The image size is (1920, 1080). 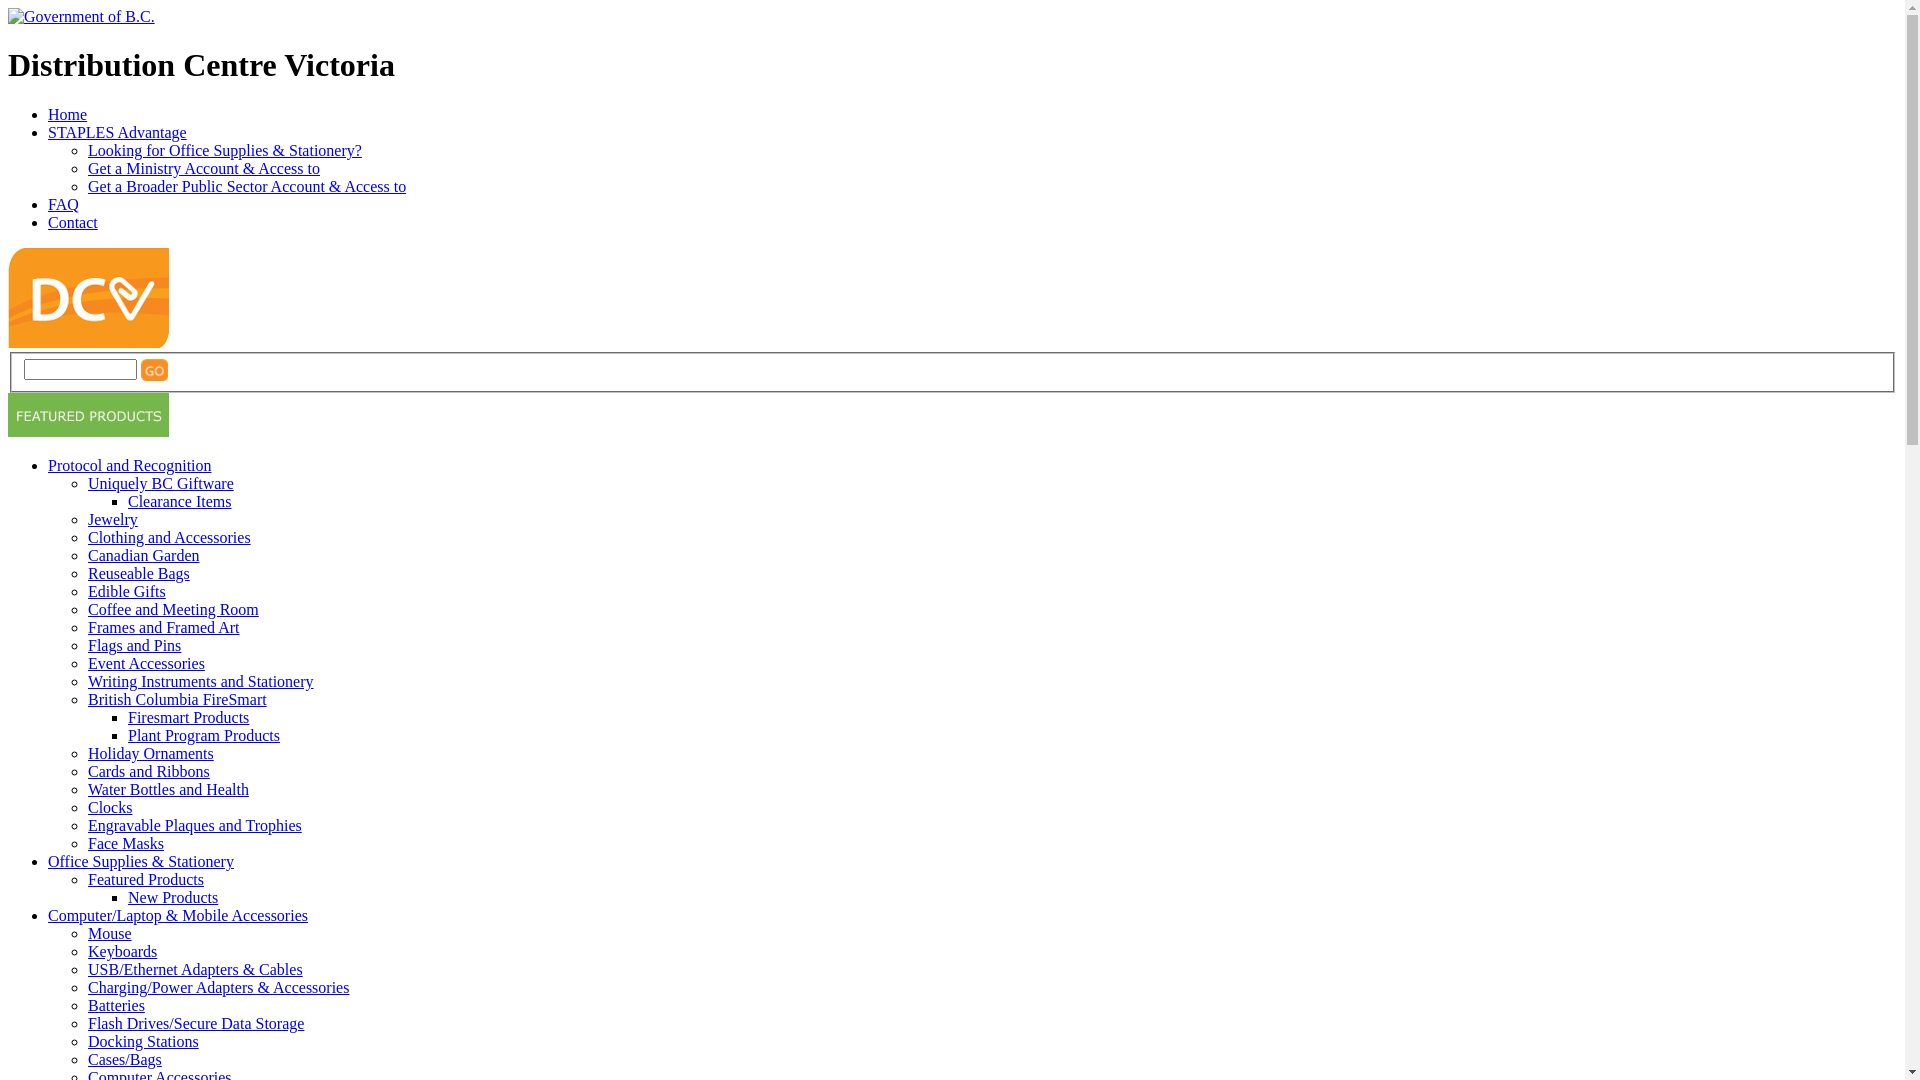 What do you see at coordinates (125, 590) in the screenshot?
I see `'Edible Gifts'` at bounding box center [125, 590].